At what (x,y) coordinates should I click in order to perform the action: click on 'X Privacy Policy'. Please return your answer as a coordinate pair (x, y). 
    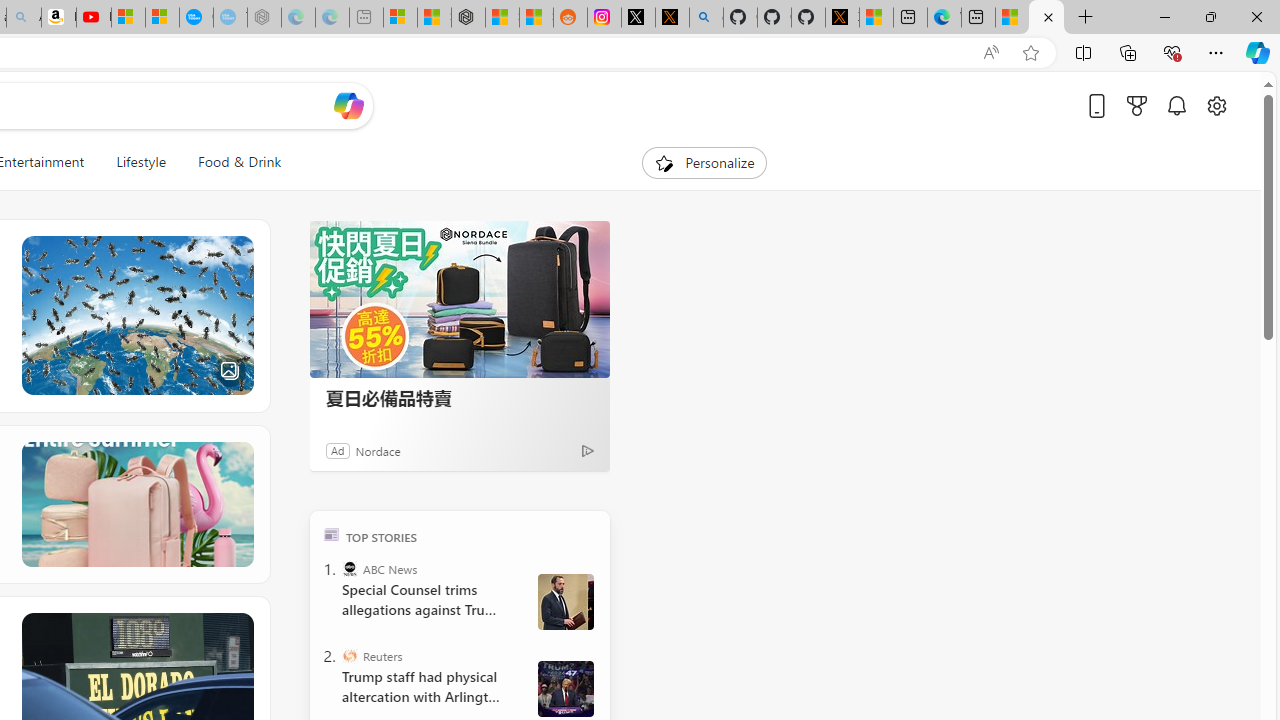
    Looking at the image, I should click on (842, 17).